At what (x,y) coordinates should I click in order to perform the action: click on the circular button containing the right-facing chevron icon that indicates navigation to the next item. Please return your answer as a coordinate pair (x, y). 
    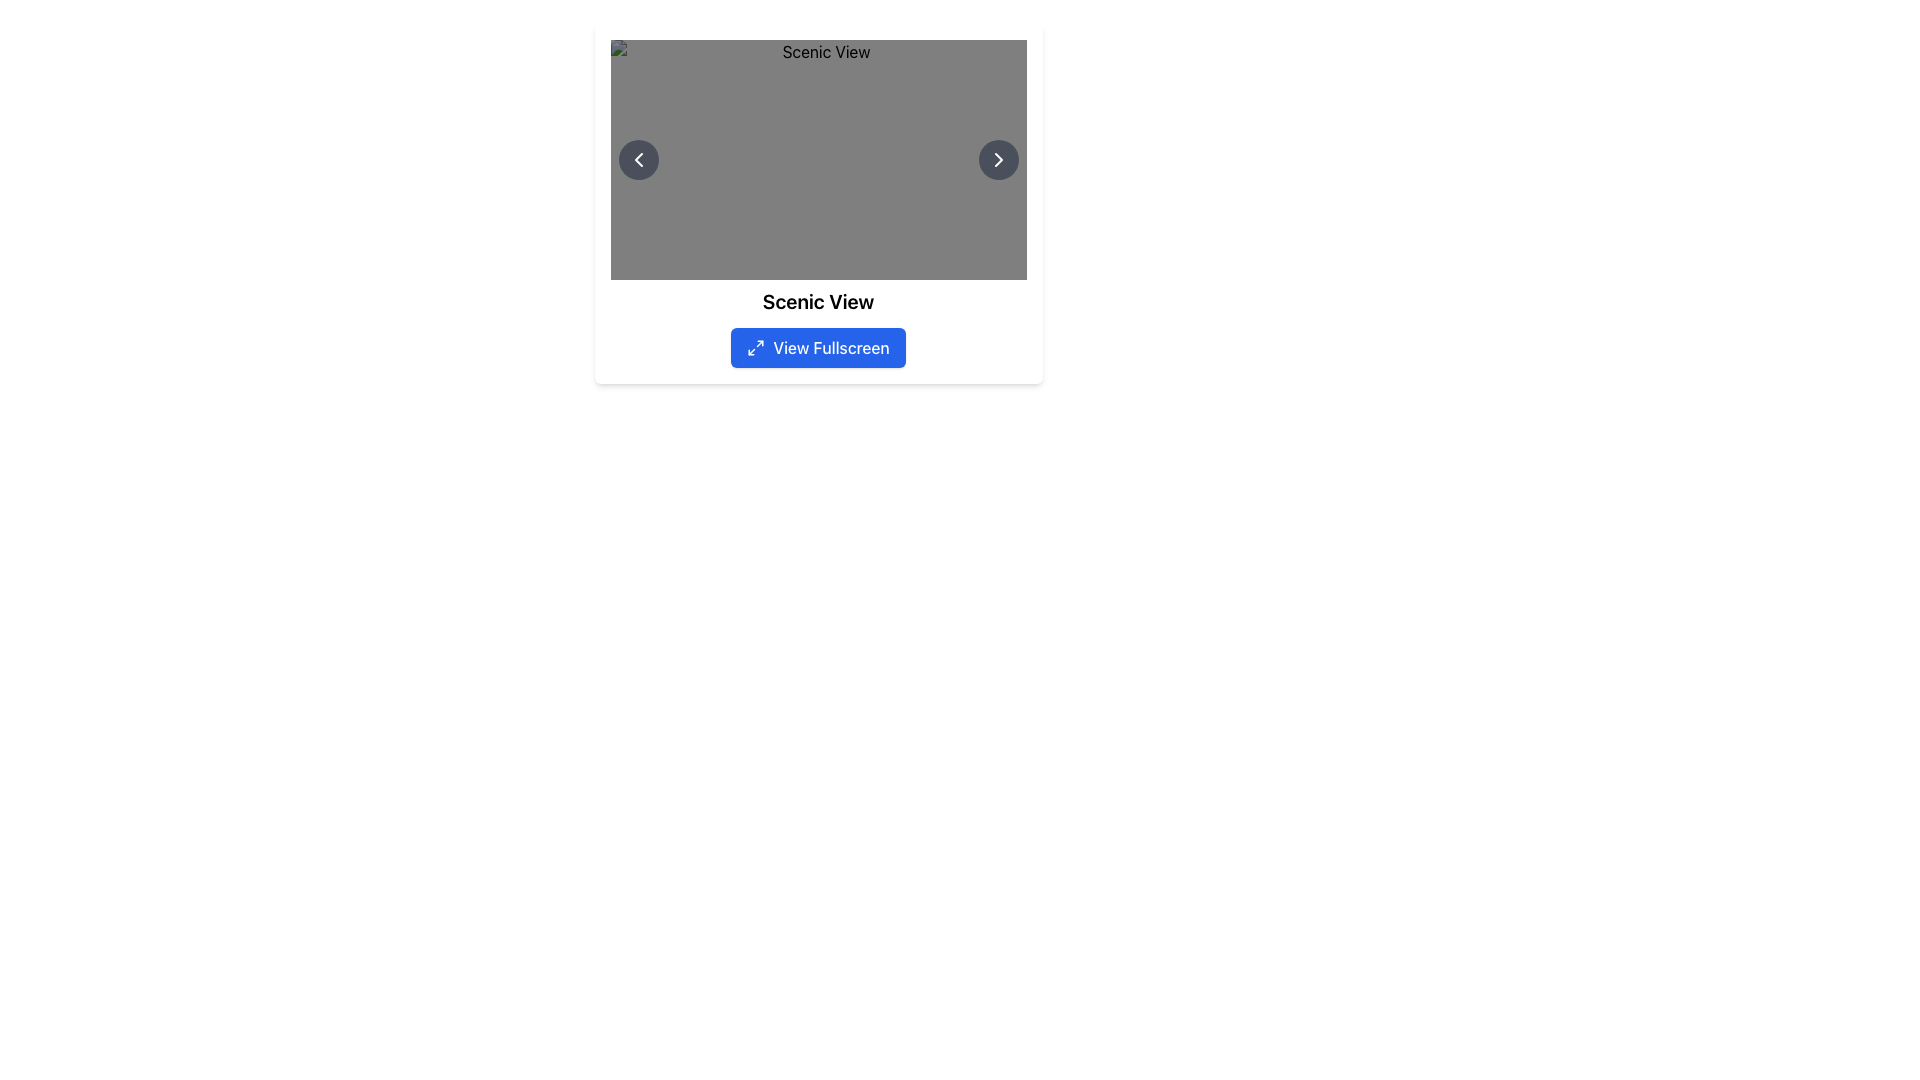
    Looking at the image, I should click on (998, 158).